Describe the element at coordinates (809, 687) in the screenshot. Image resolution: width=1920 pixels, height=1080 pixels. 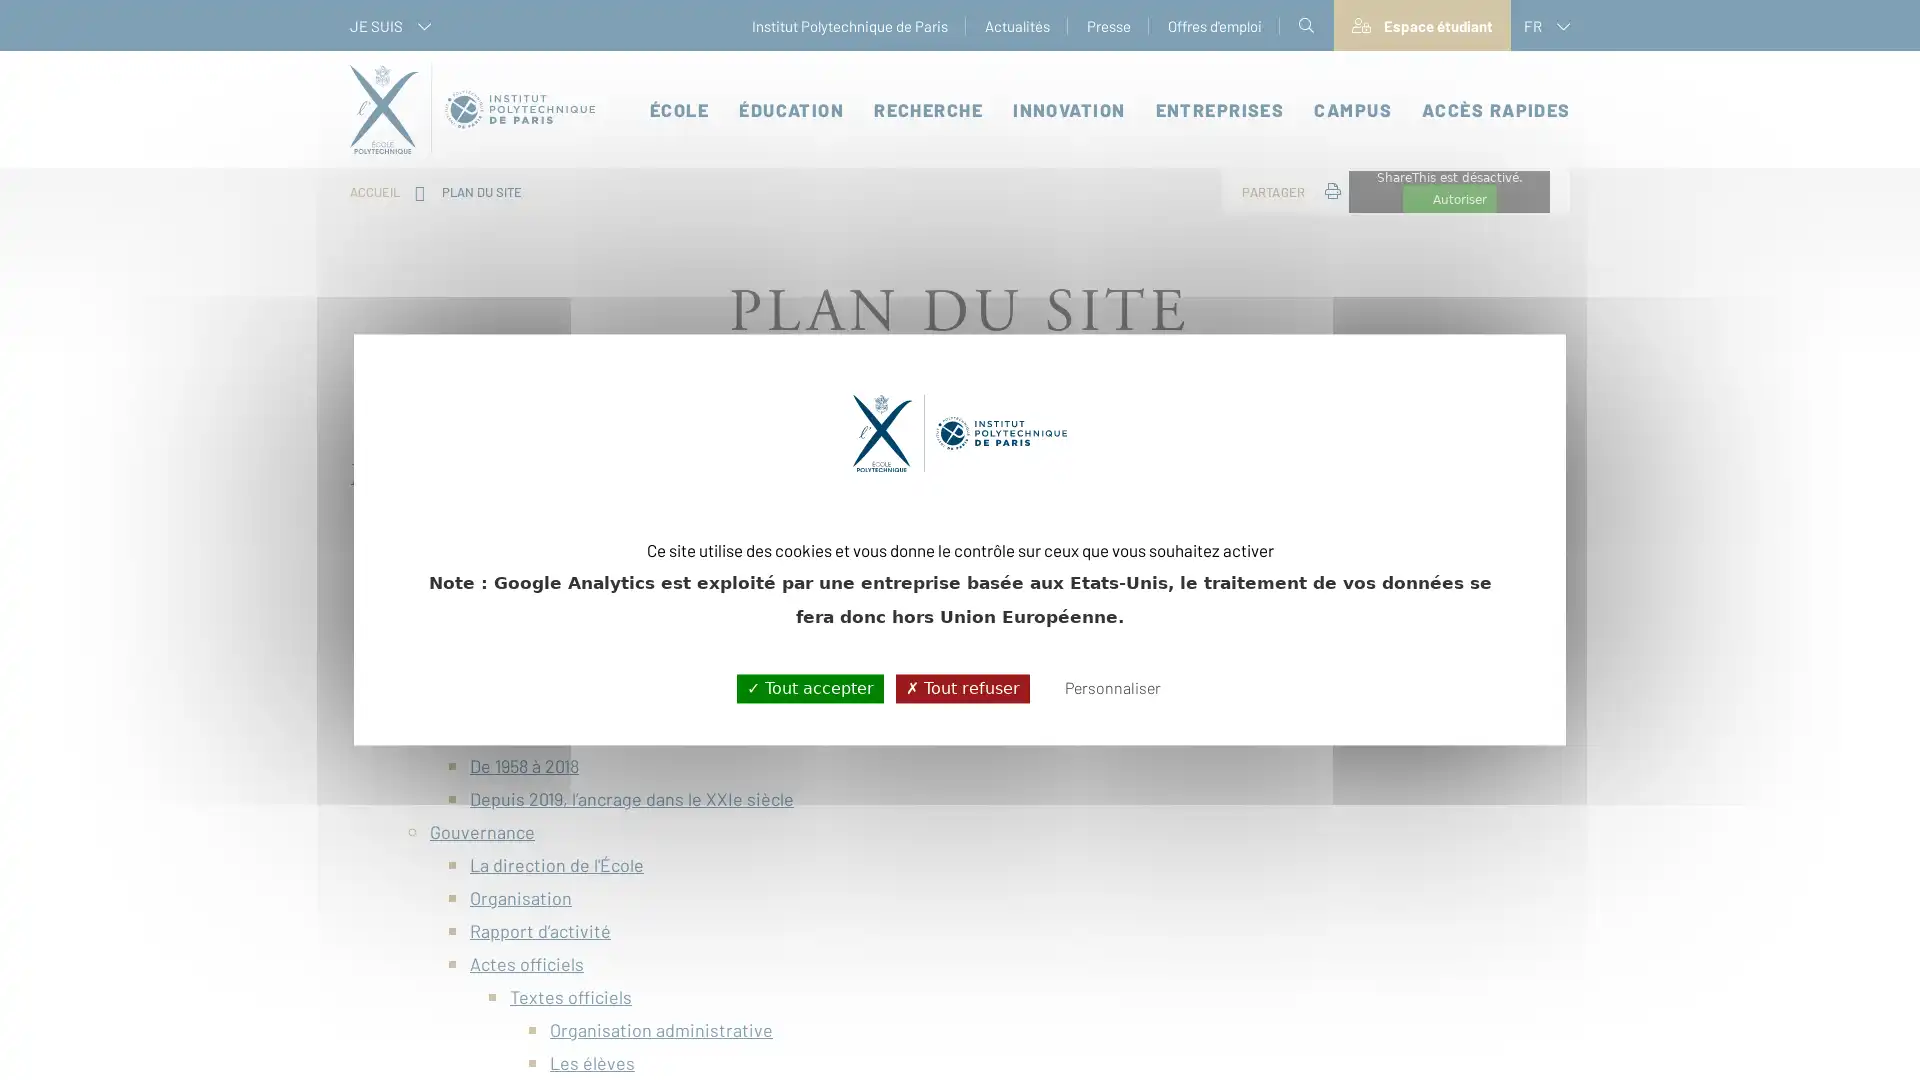
I see `Tout accepter` at that location.